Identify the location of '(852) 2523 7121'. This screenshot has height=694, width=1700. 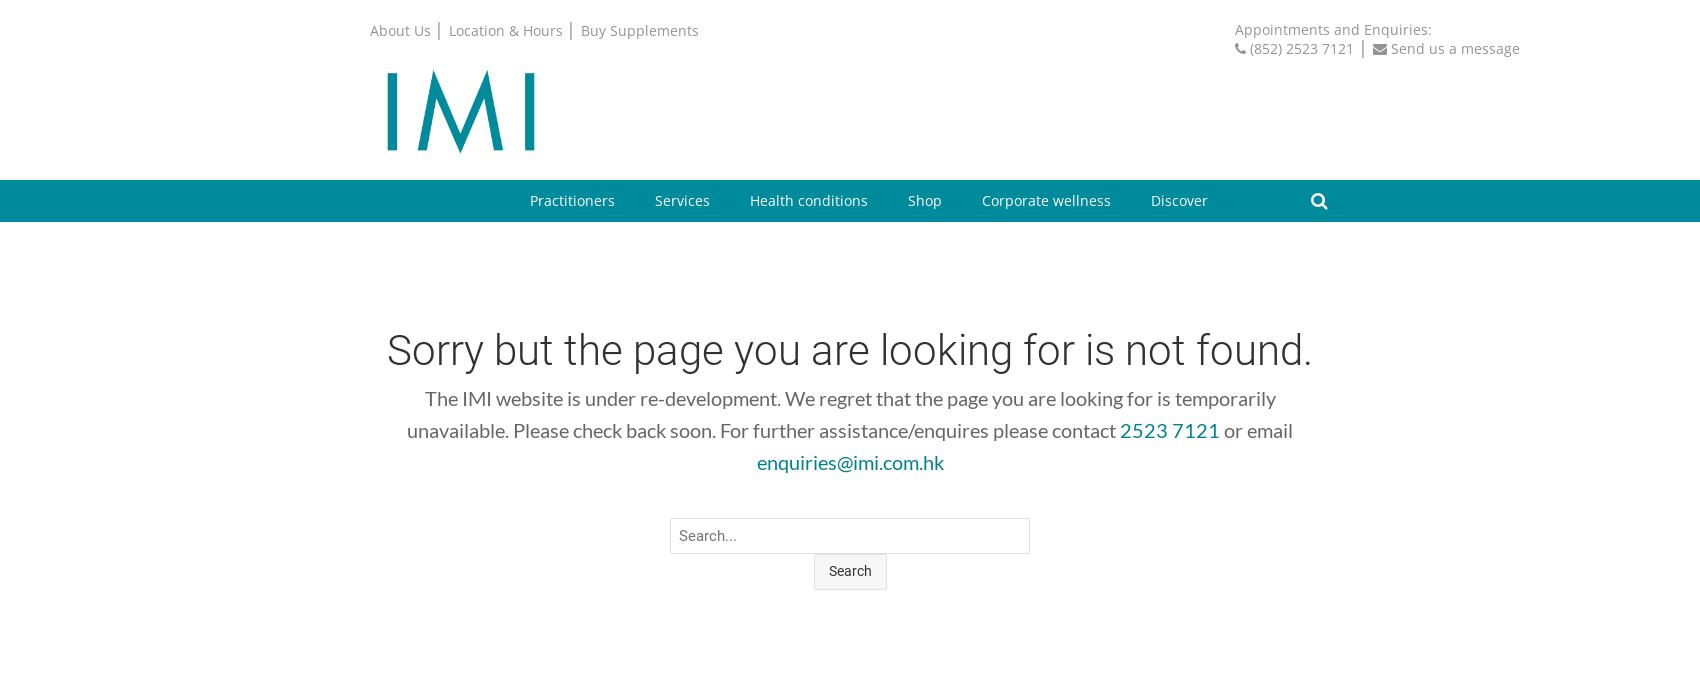
(1302, 47).